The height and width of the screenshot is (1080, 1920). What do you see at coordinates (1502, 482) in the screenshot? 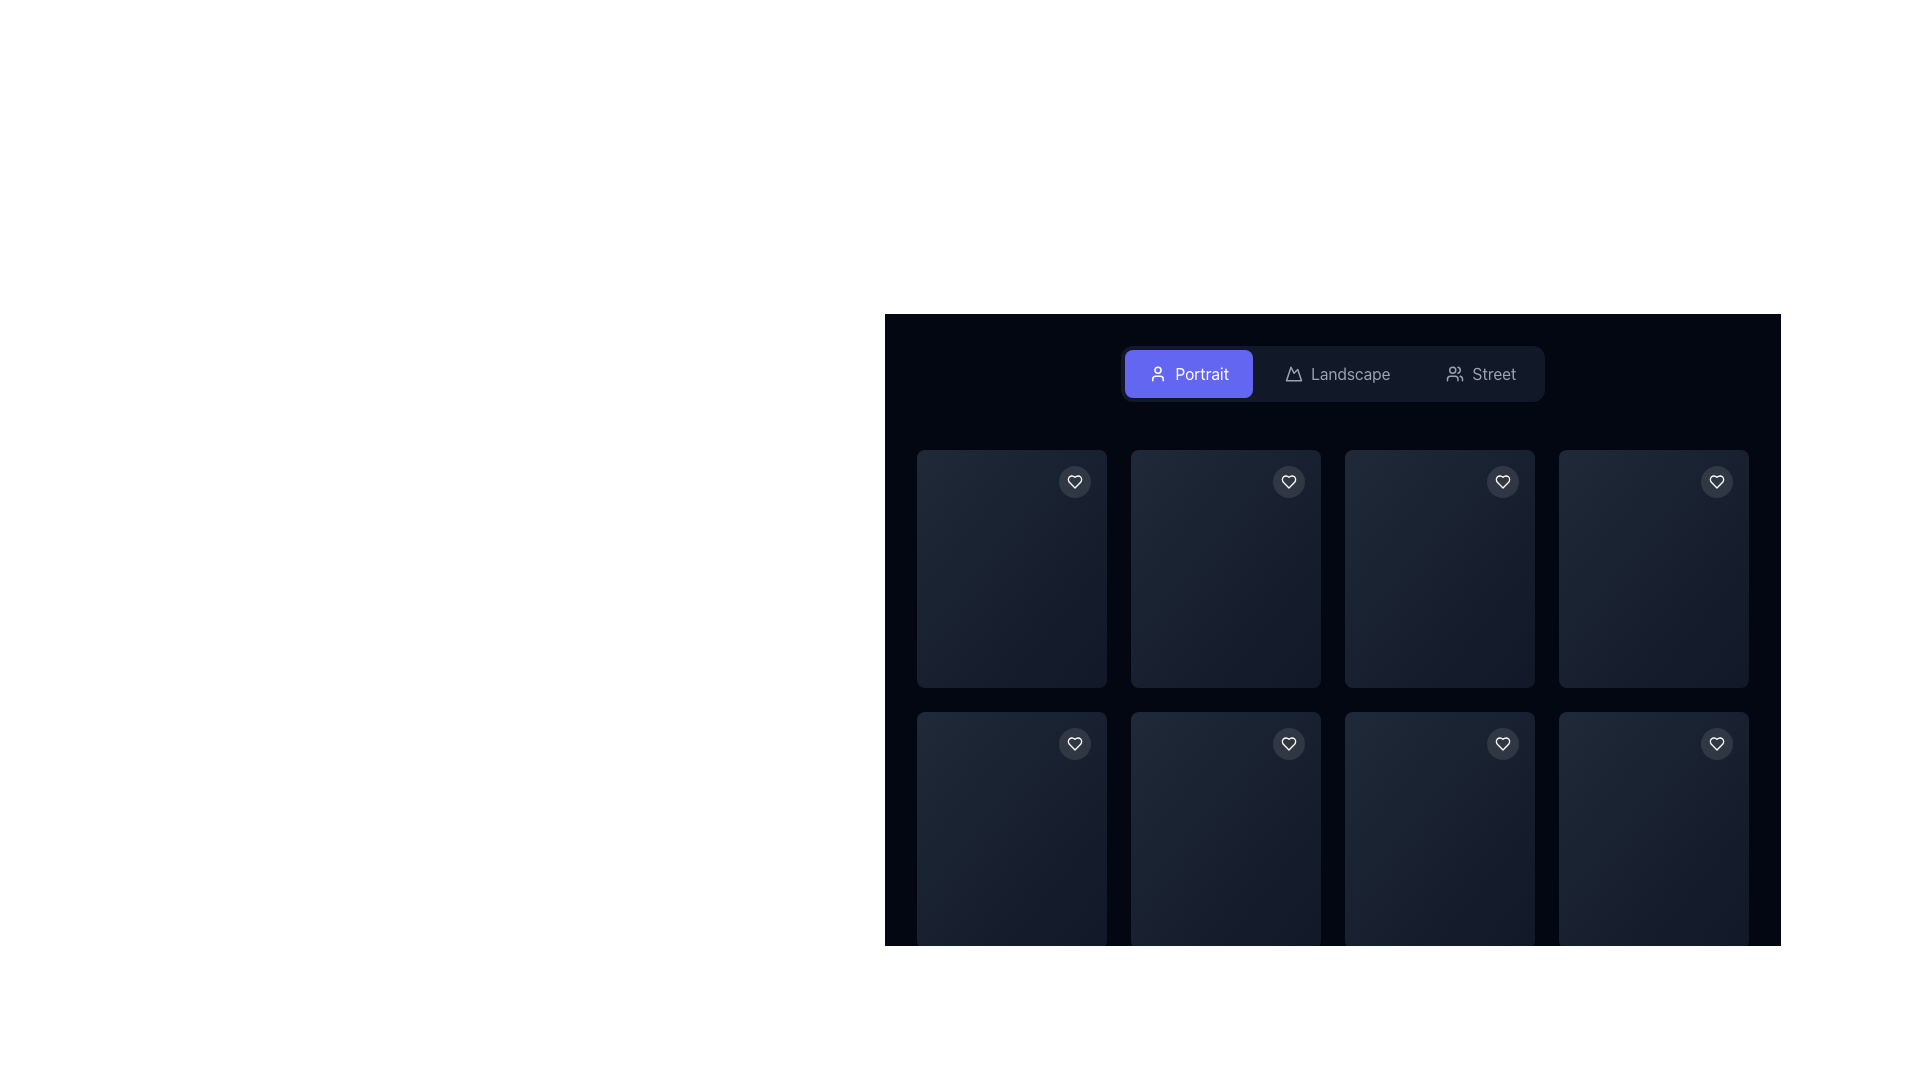
I see `the small circular button with a white heart outline icon in the top-right corner of the card labeled 'Portrait Shot 366544 Location 3'` at bounding box center [1502, 482].